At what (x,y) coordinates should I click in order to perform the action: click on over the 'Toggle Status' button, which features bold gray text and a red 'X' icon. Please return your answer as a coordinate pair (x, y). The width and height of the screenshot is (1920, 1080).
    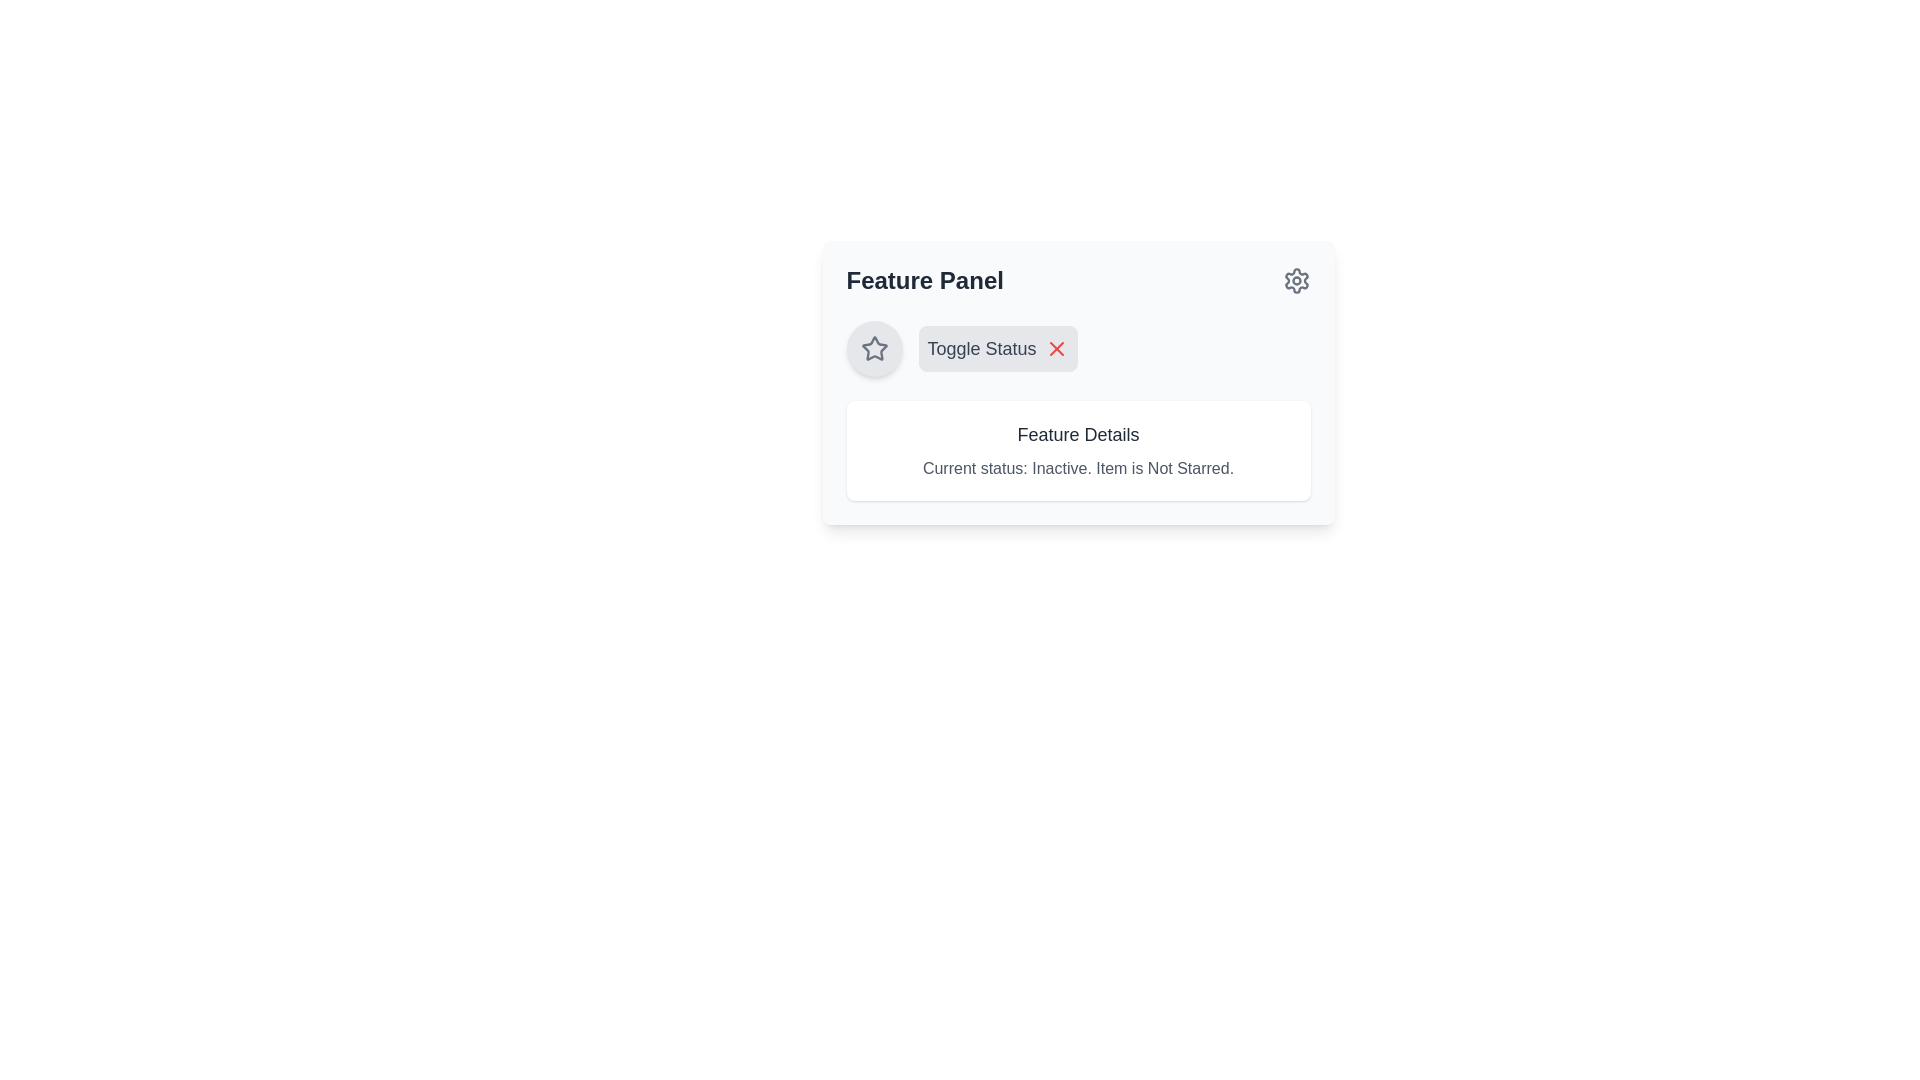
    Looking at the image, I should click on (998, 347).